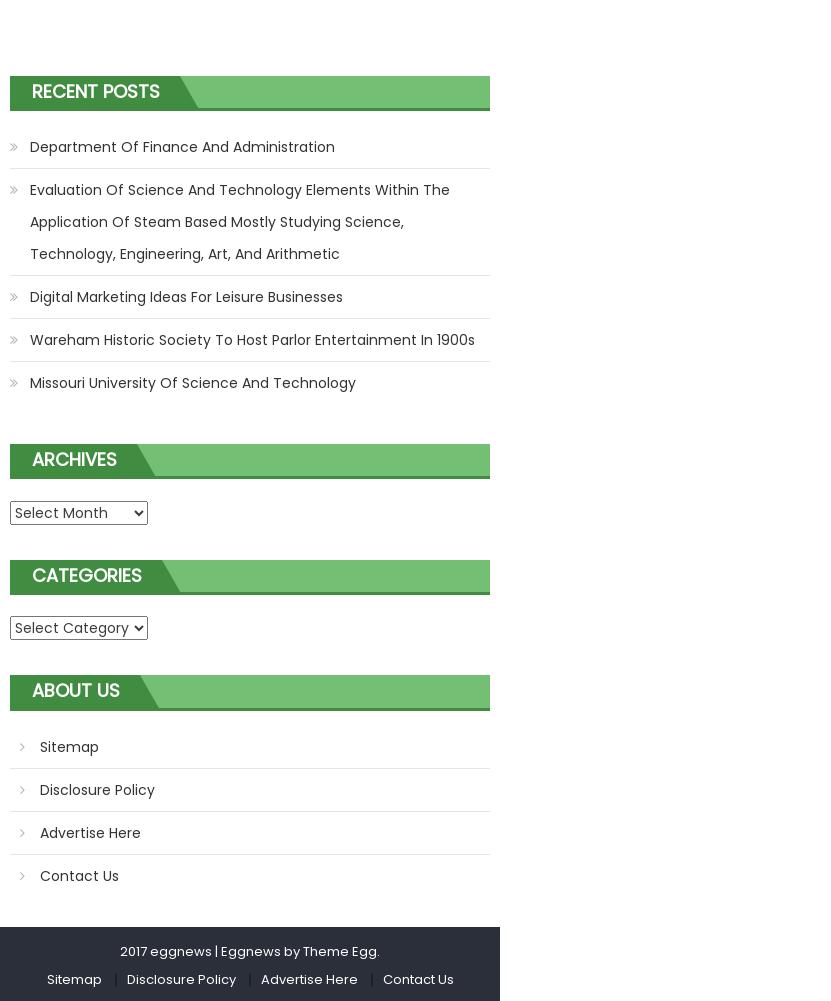  Describe the element at coordinates (75, 689) in the screenshot. I see `'About Us'` at that location.